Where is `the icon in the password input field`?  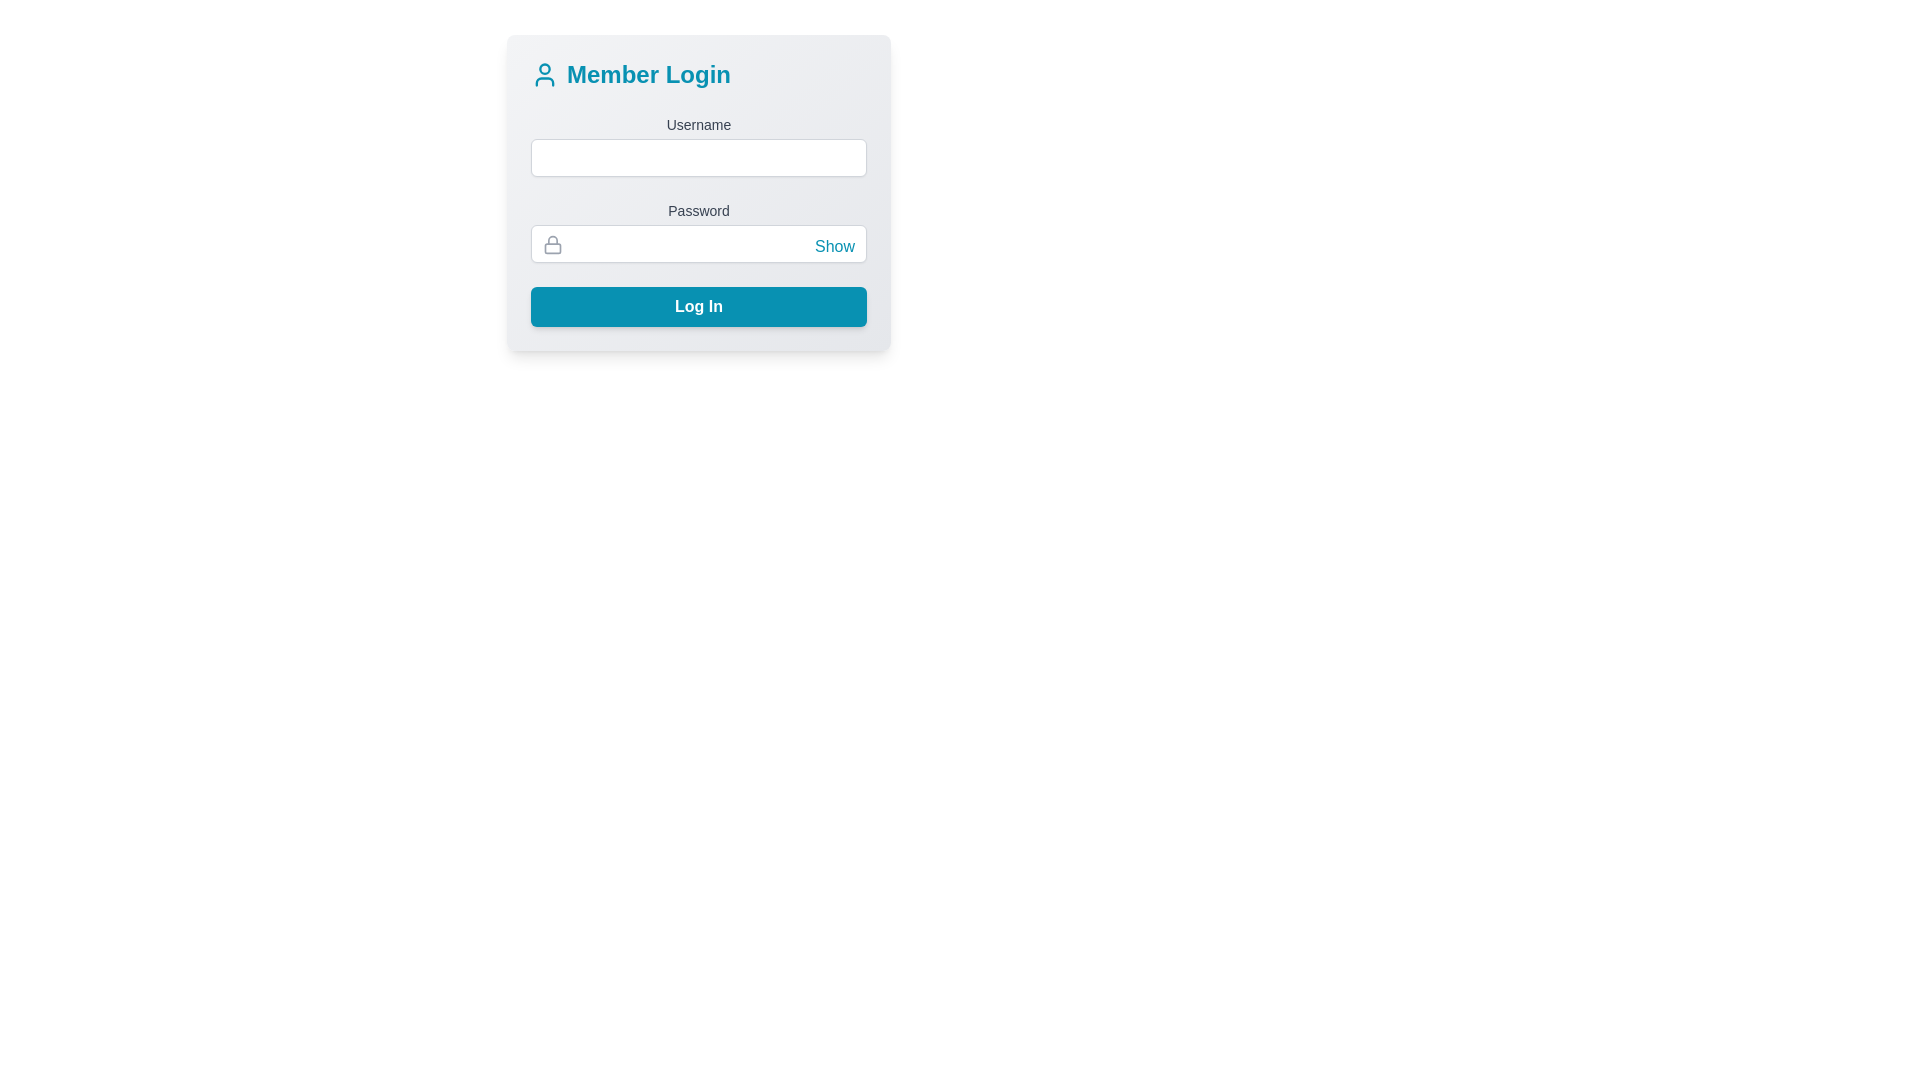 the icon in the password input field is located at coordinates (699, 230).